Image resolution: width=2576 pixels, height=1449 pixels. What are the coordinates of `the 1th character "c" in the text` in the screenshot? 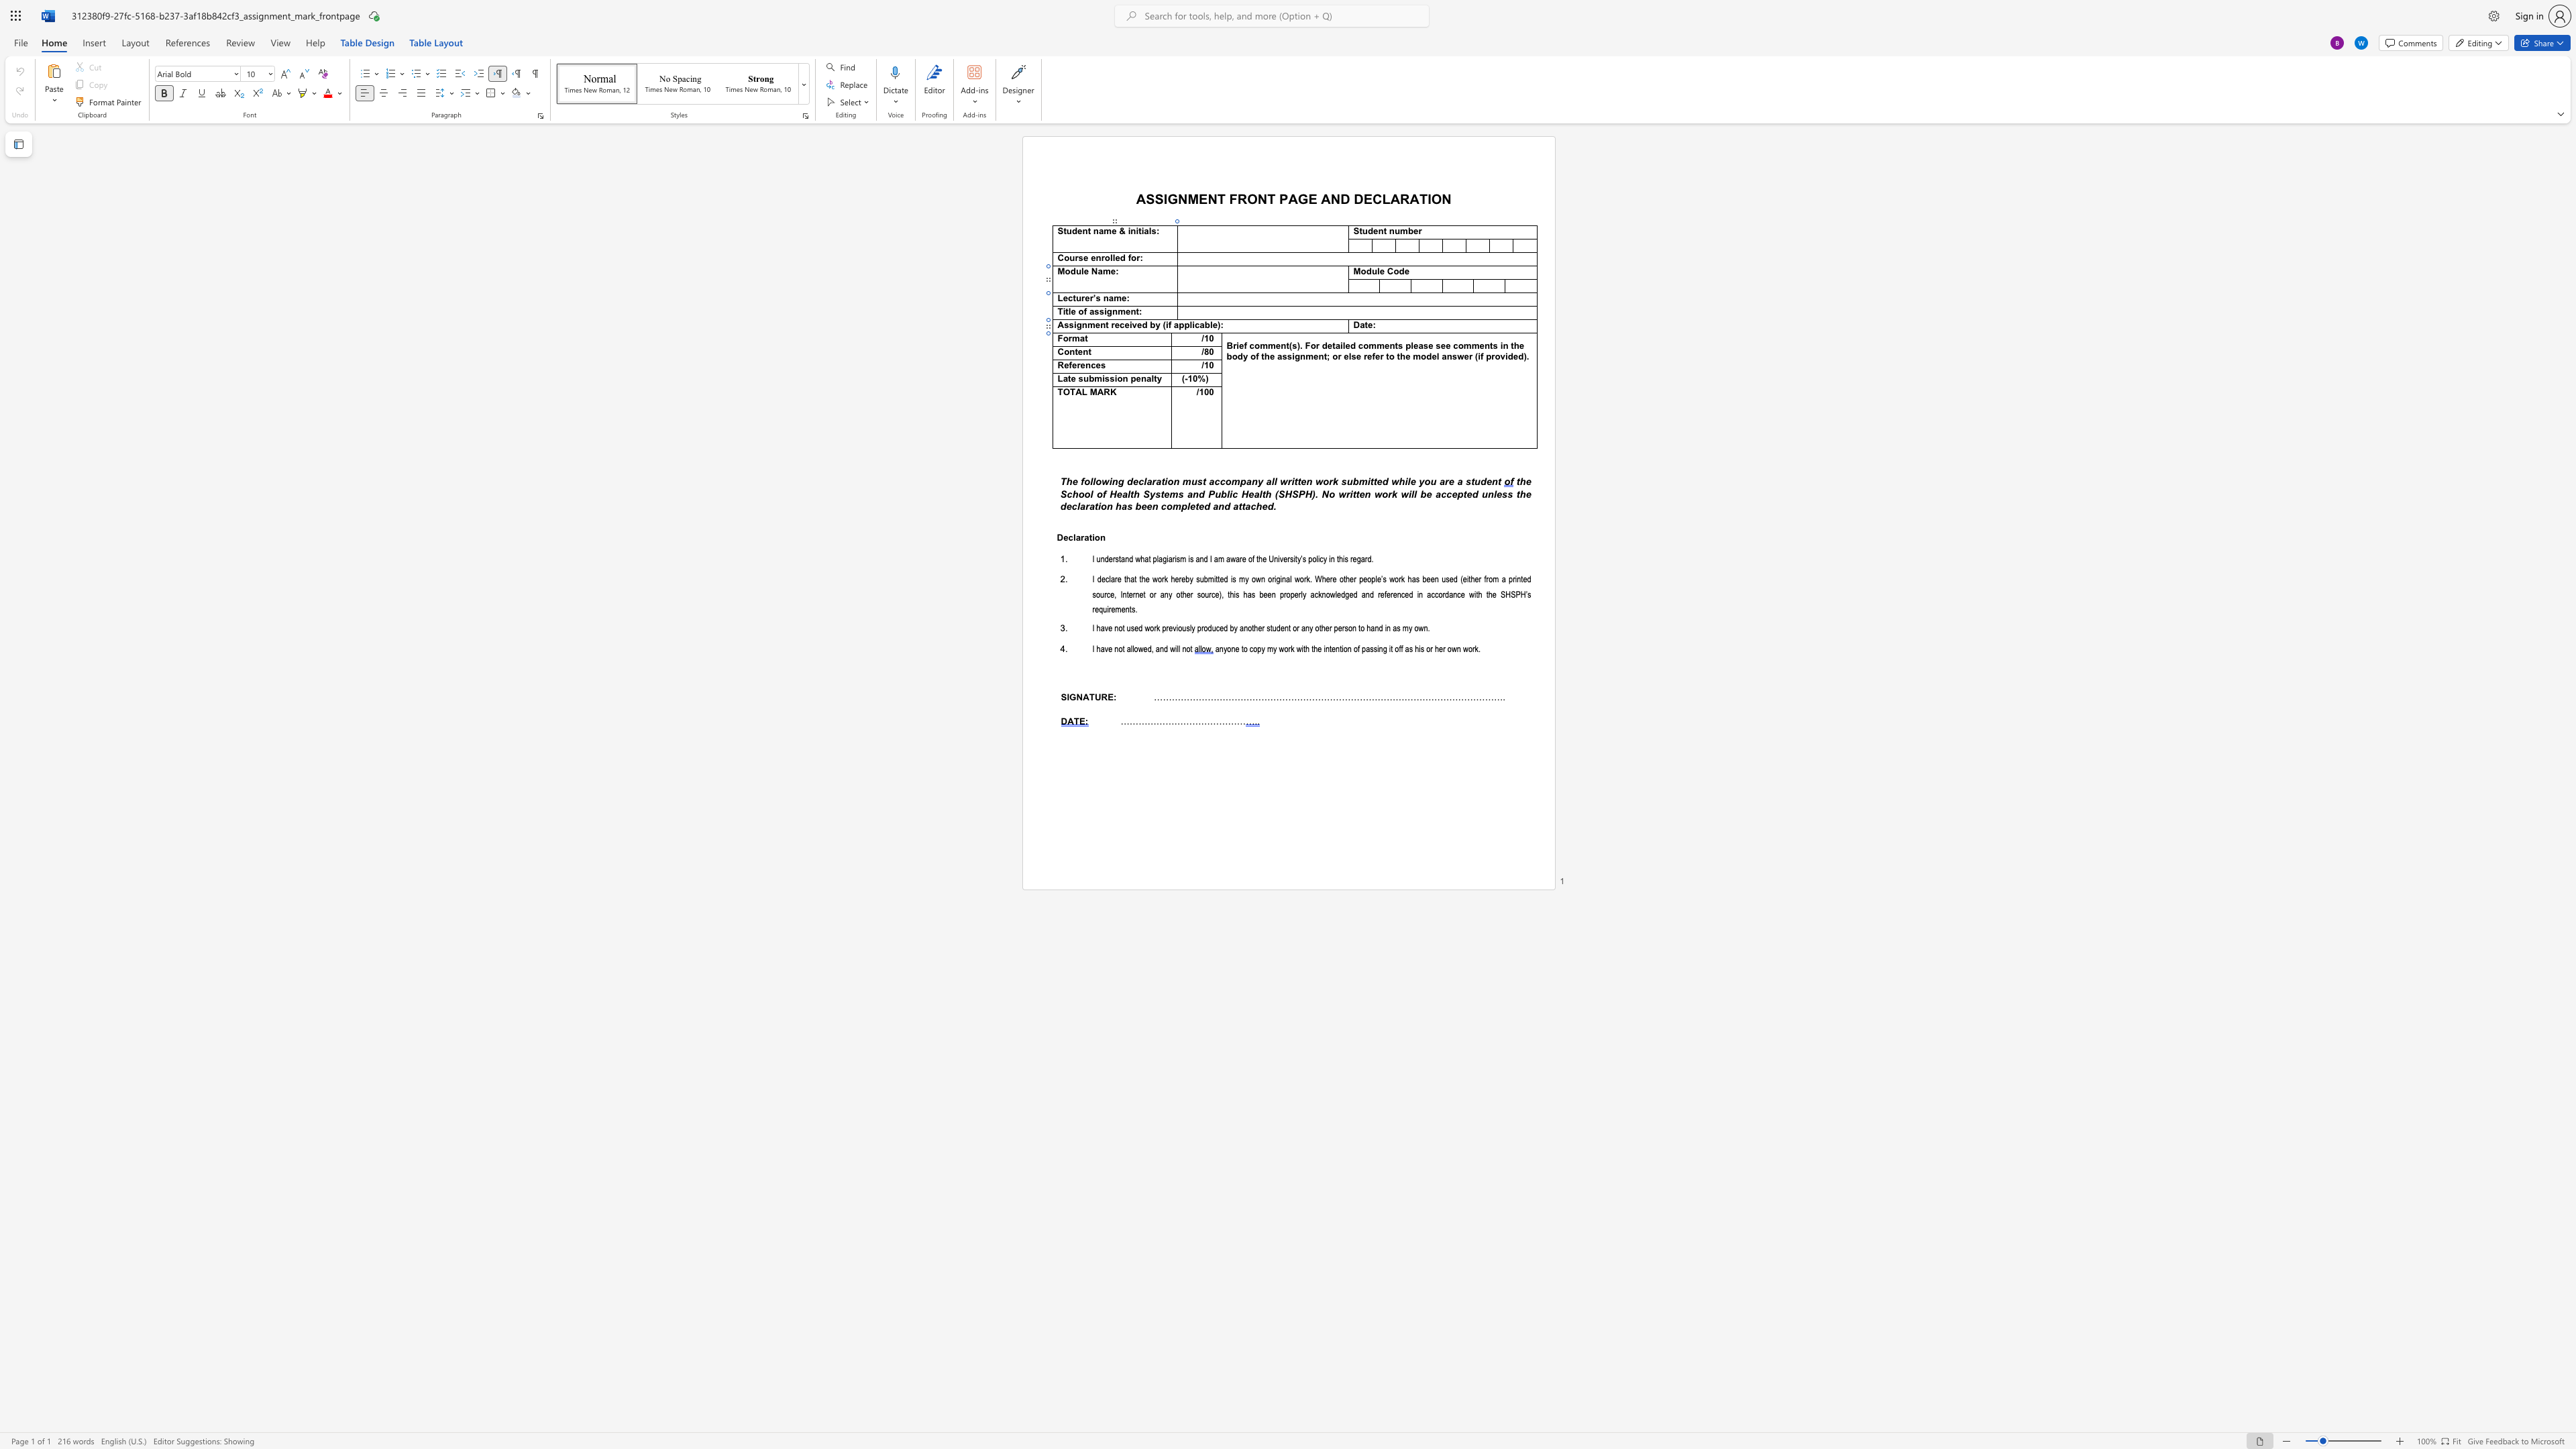 It's located at (1092, 364).